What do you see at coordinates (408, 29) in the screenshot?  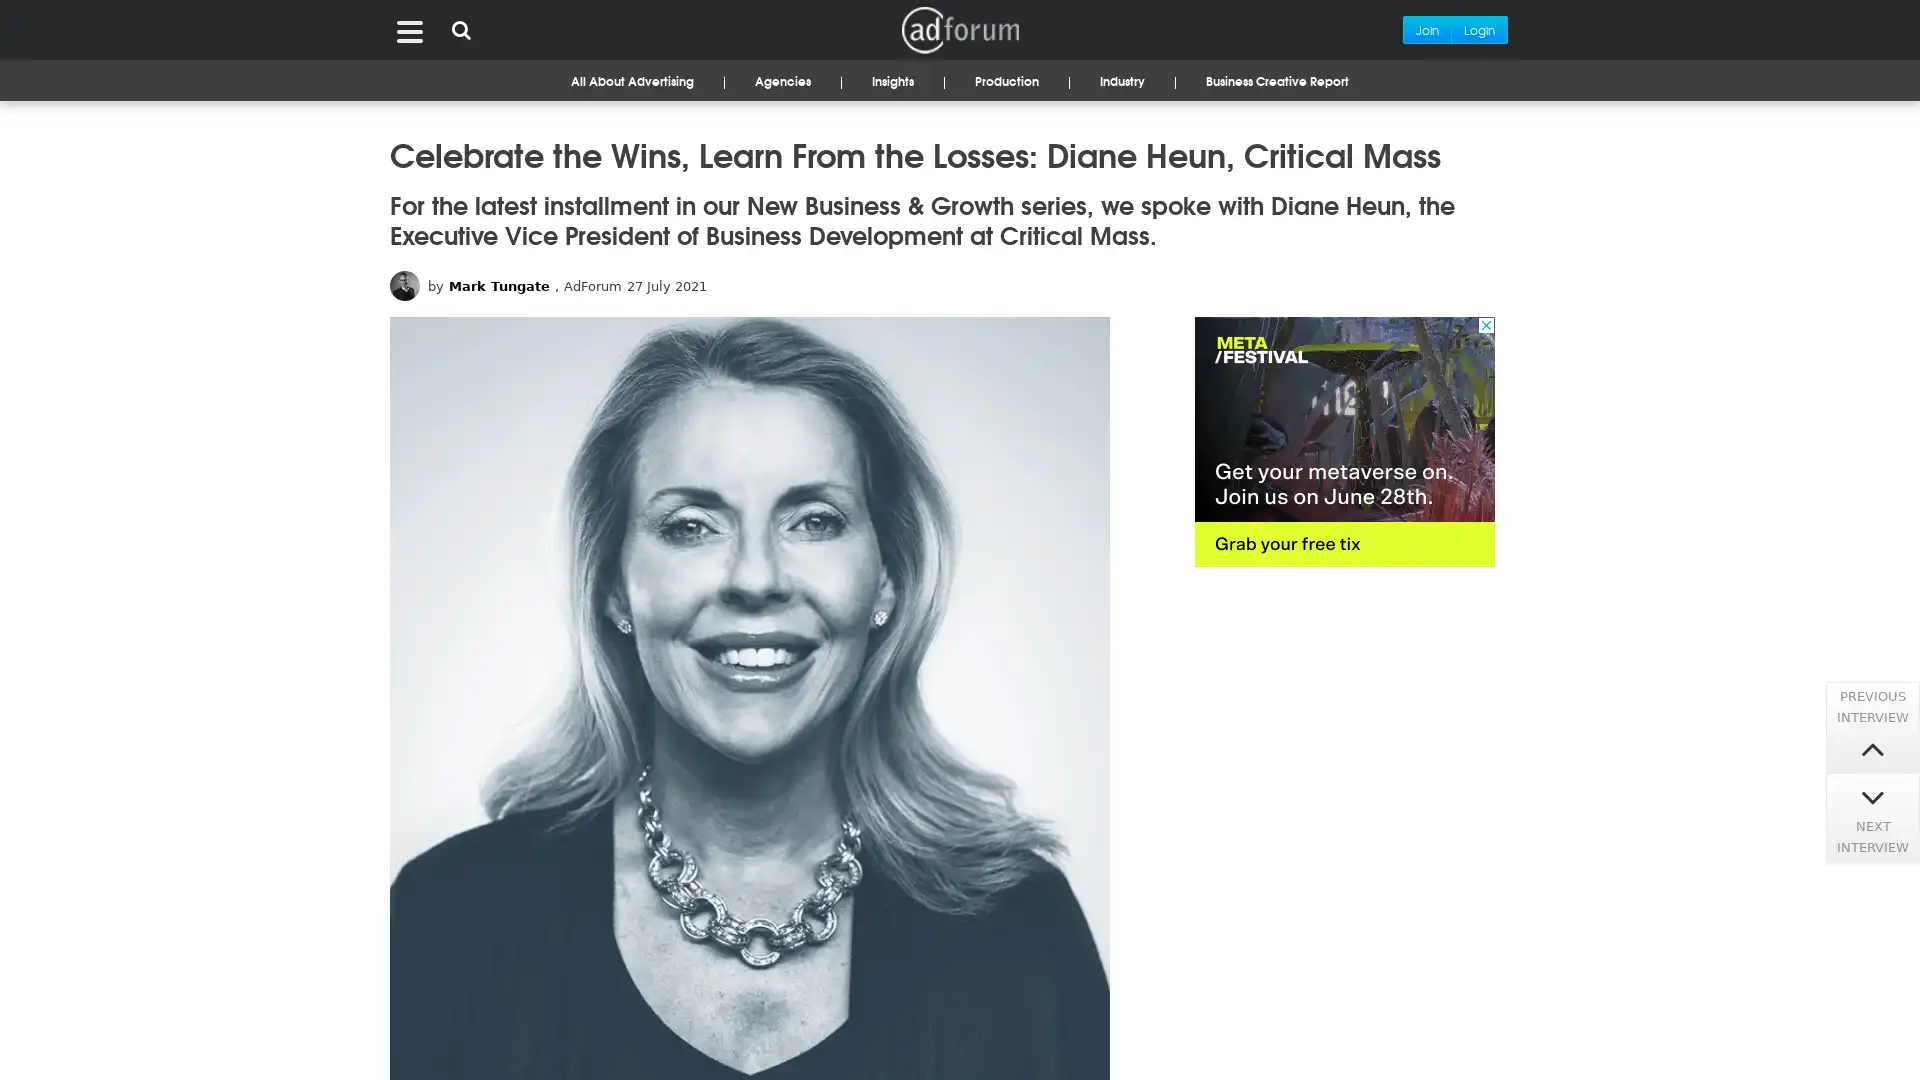 I see `Menu` at bounding box center [408, 29].